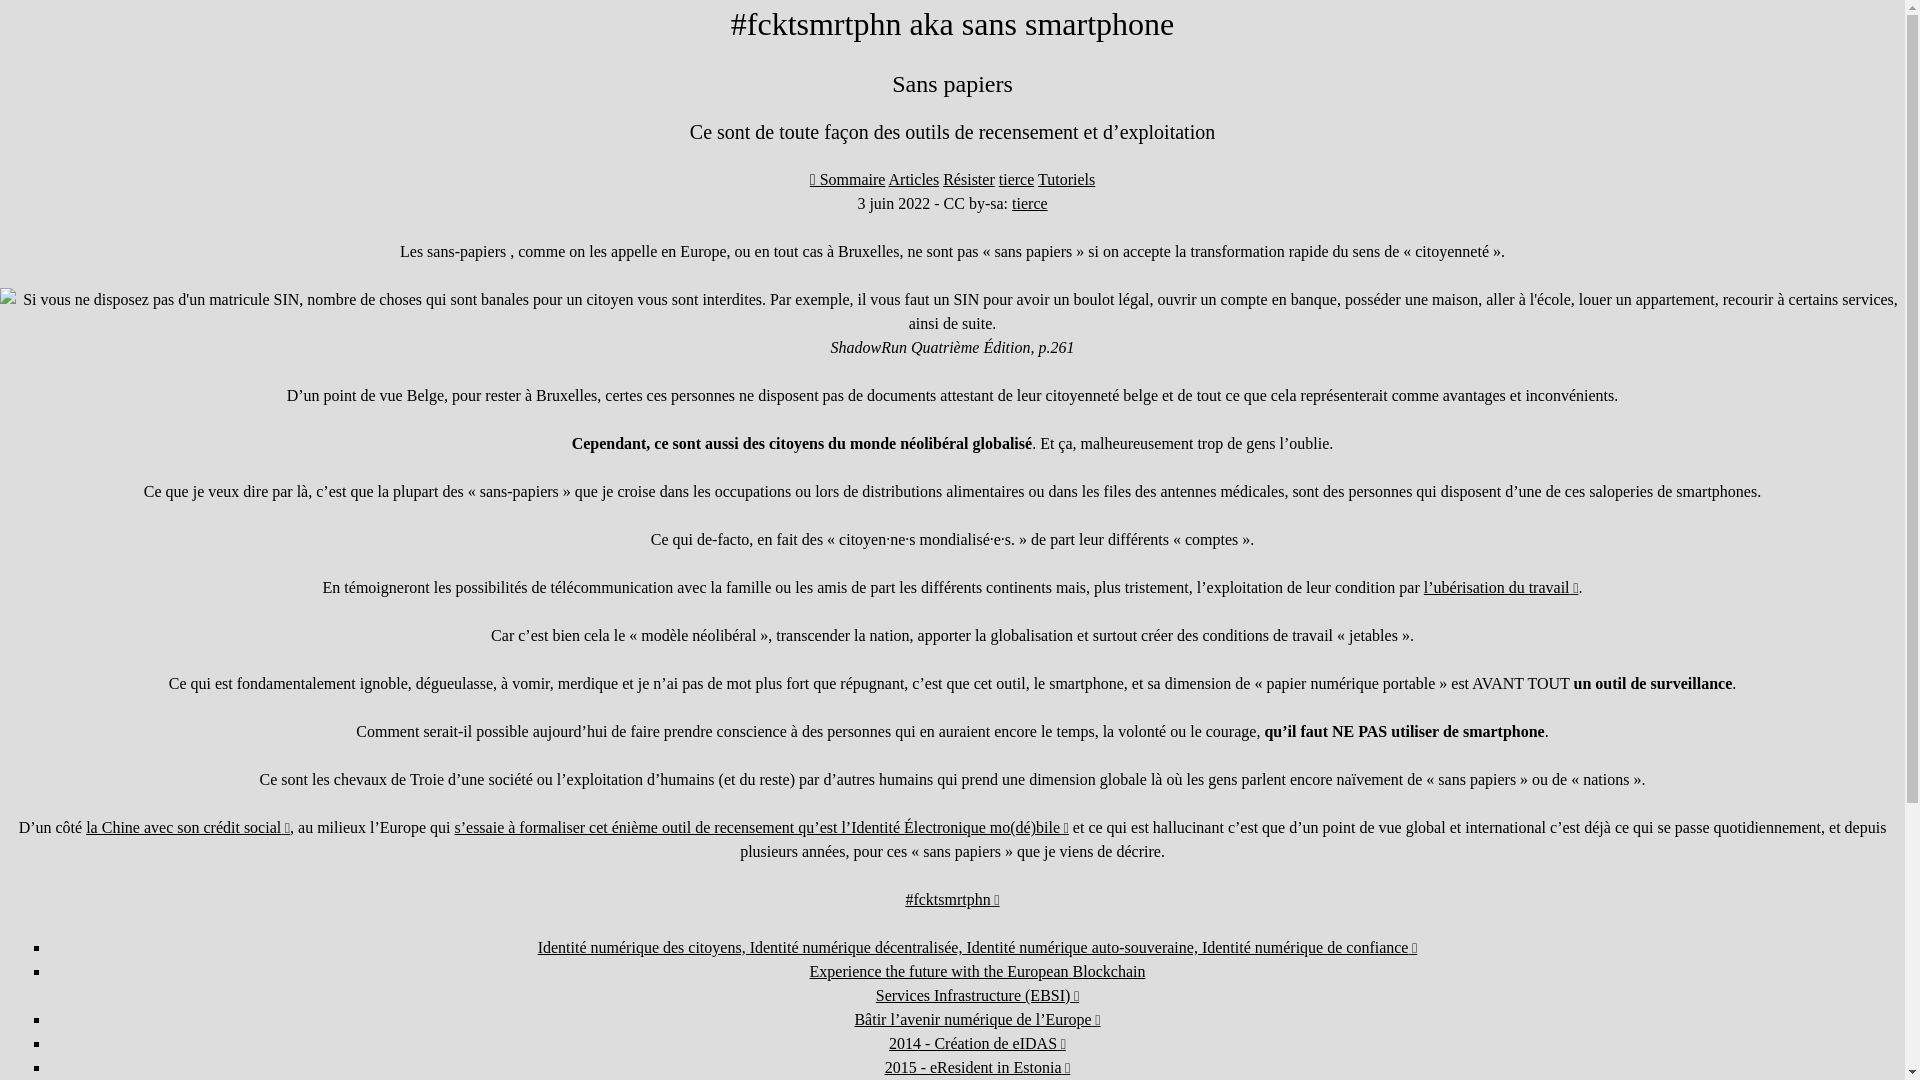 The height and width of the screenshot is (1080, 1920). What do you see at coordinates (1017, 178) in the screenshot?
I see `'tierce'` at bounding box center [1017, 178].